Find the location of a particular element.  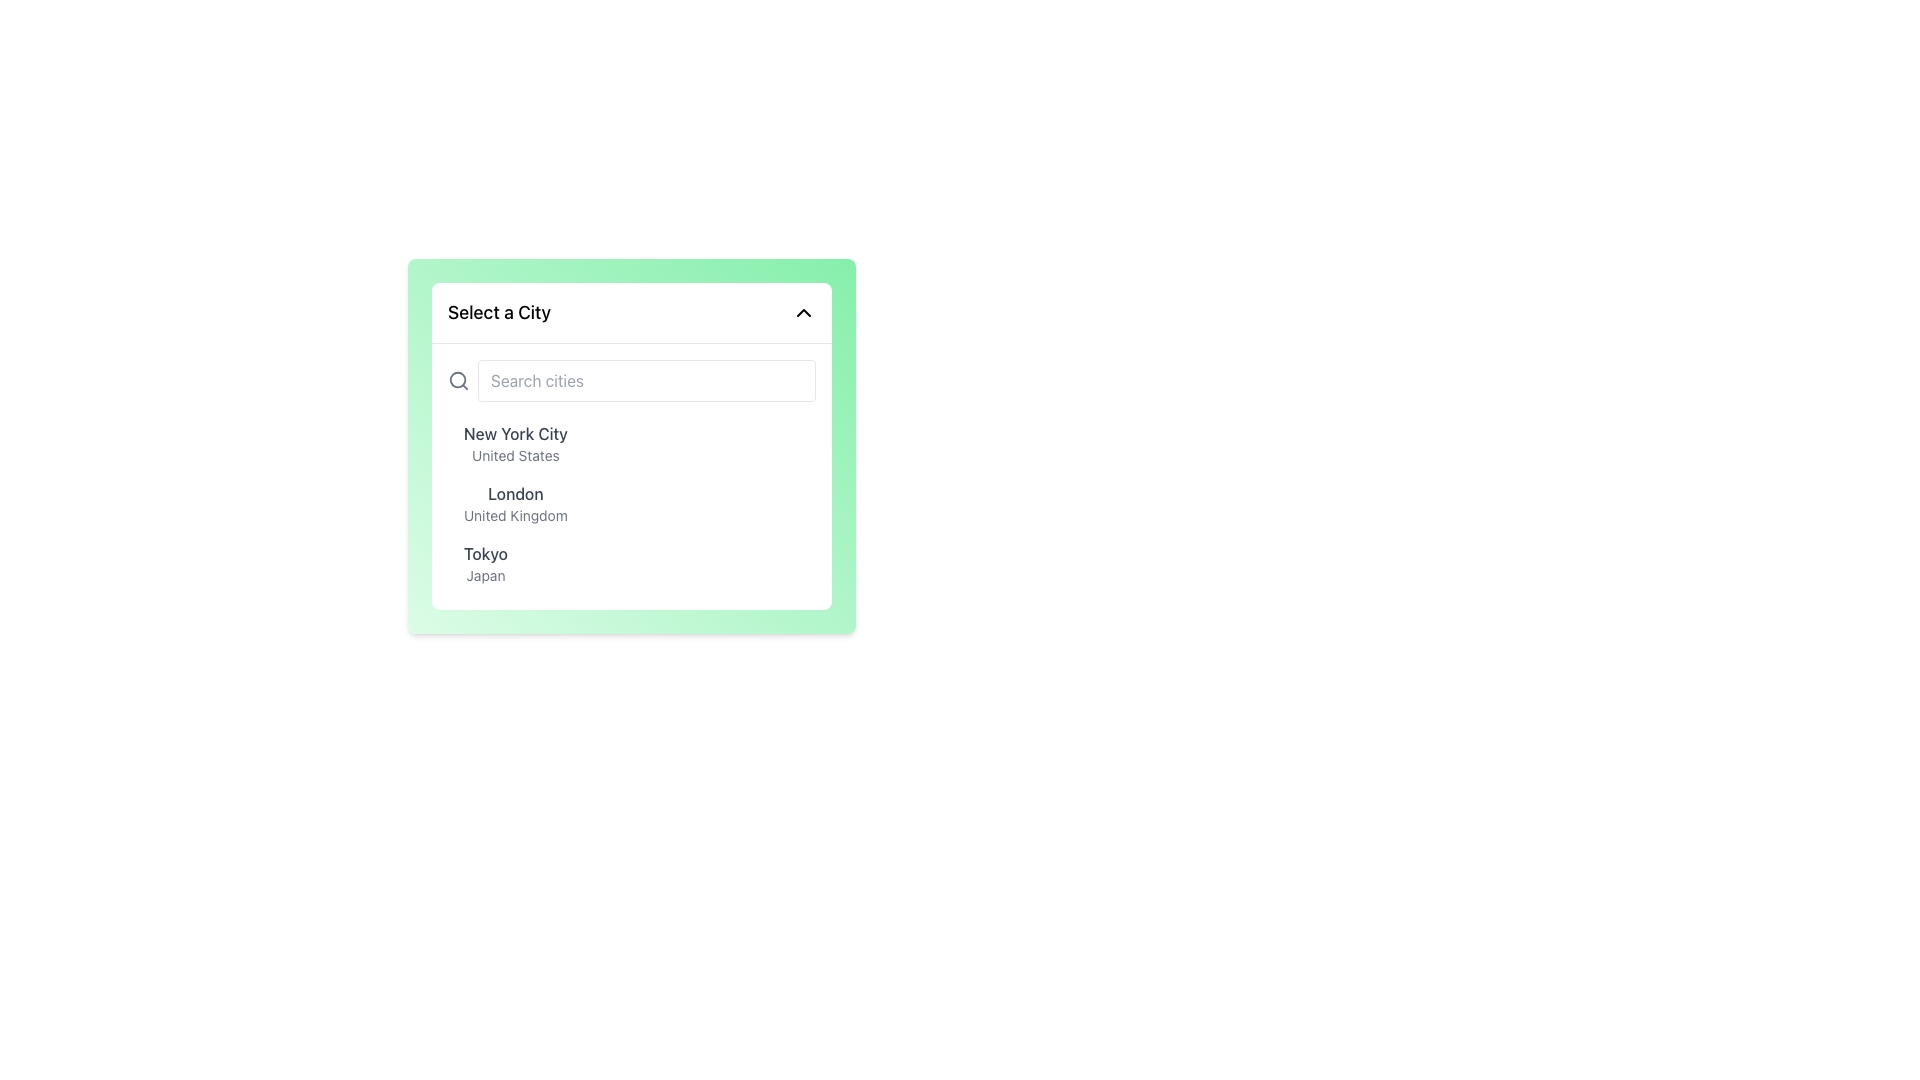

the search icon element located on the left side of the 'Search cities' input field is located at coordinates (457, 380).